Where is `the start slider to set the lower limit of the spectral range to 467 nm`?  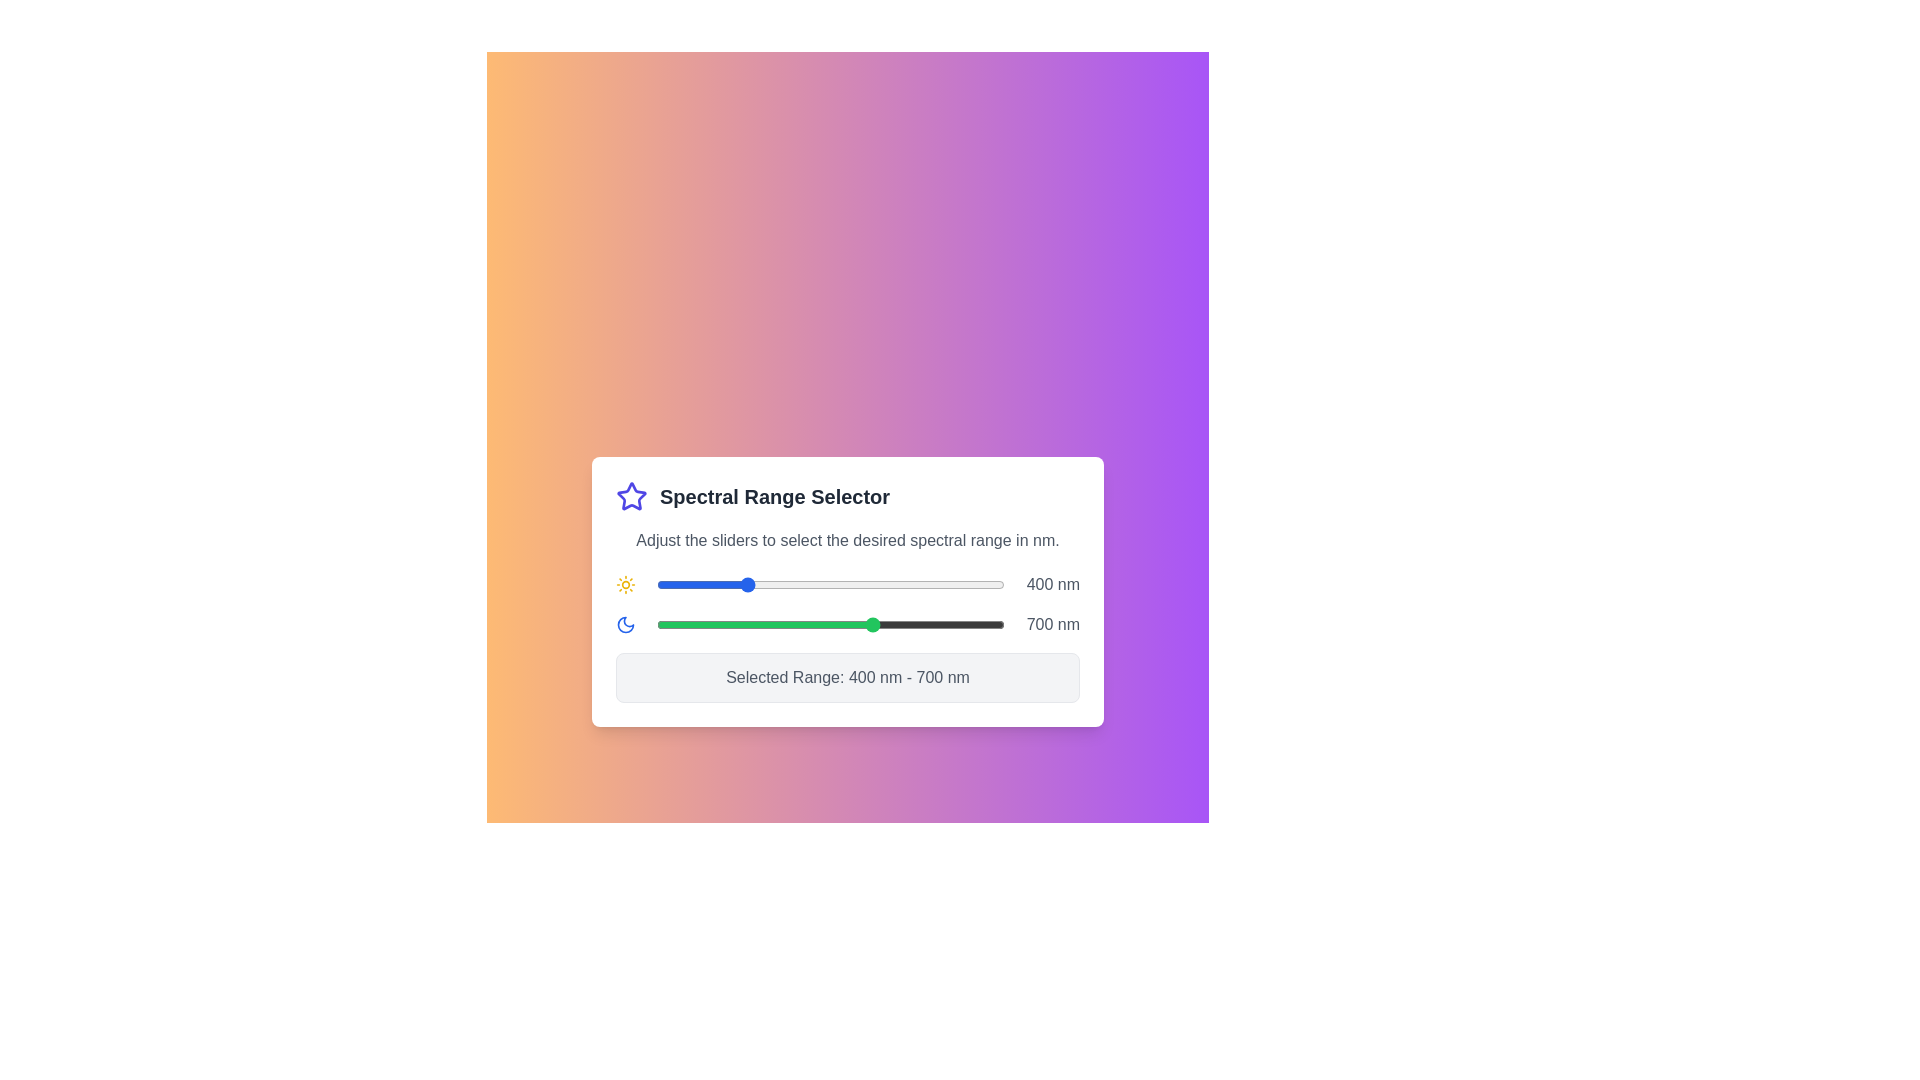 the start slider to set the lower limit of the spectral range to 467 nm is located at coordinates (772, 585).